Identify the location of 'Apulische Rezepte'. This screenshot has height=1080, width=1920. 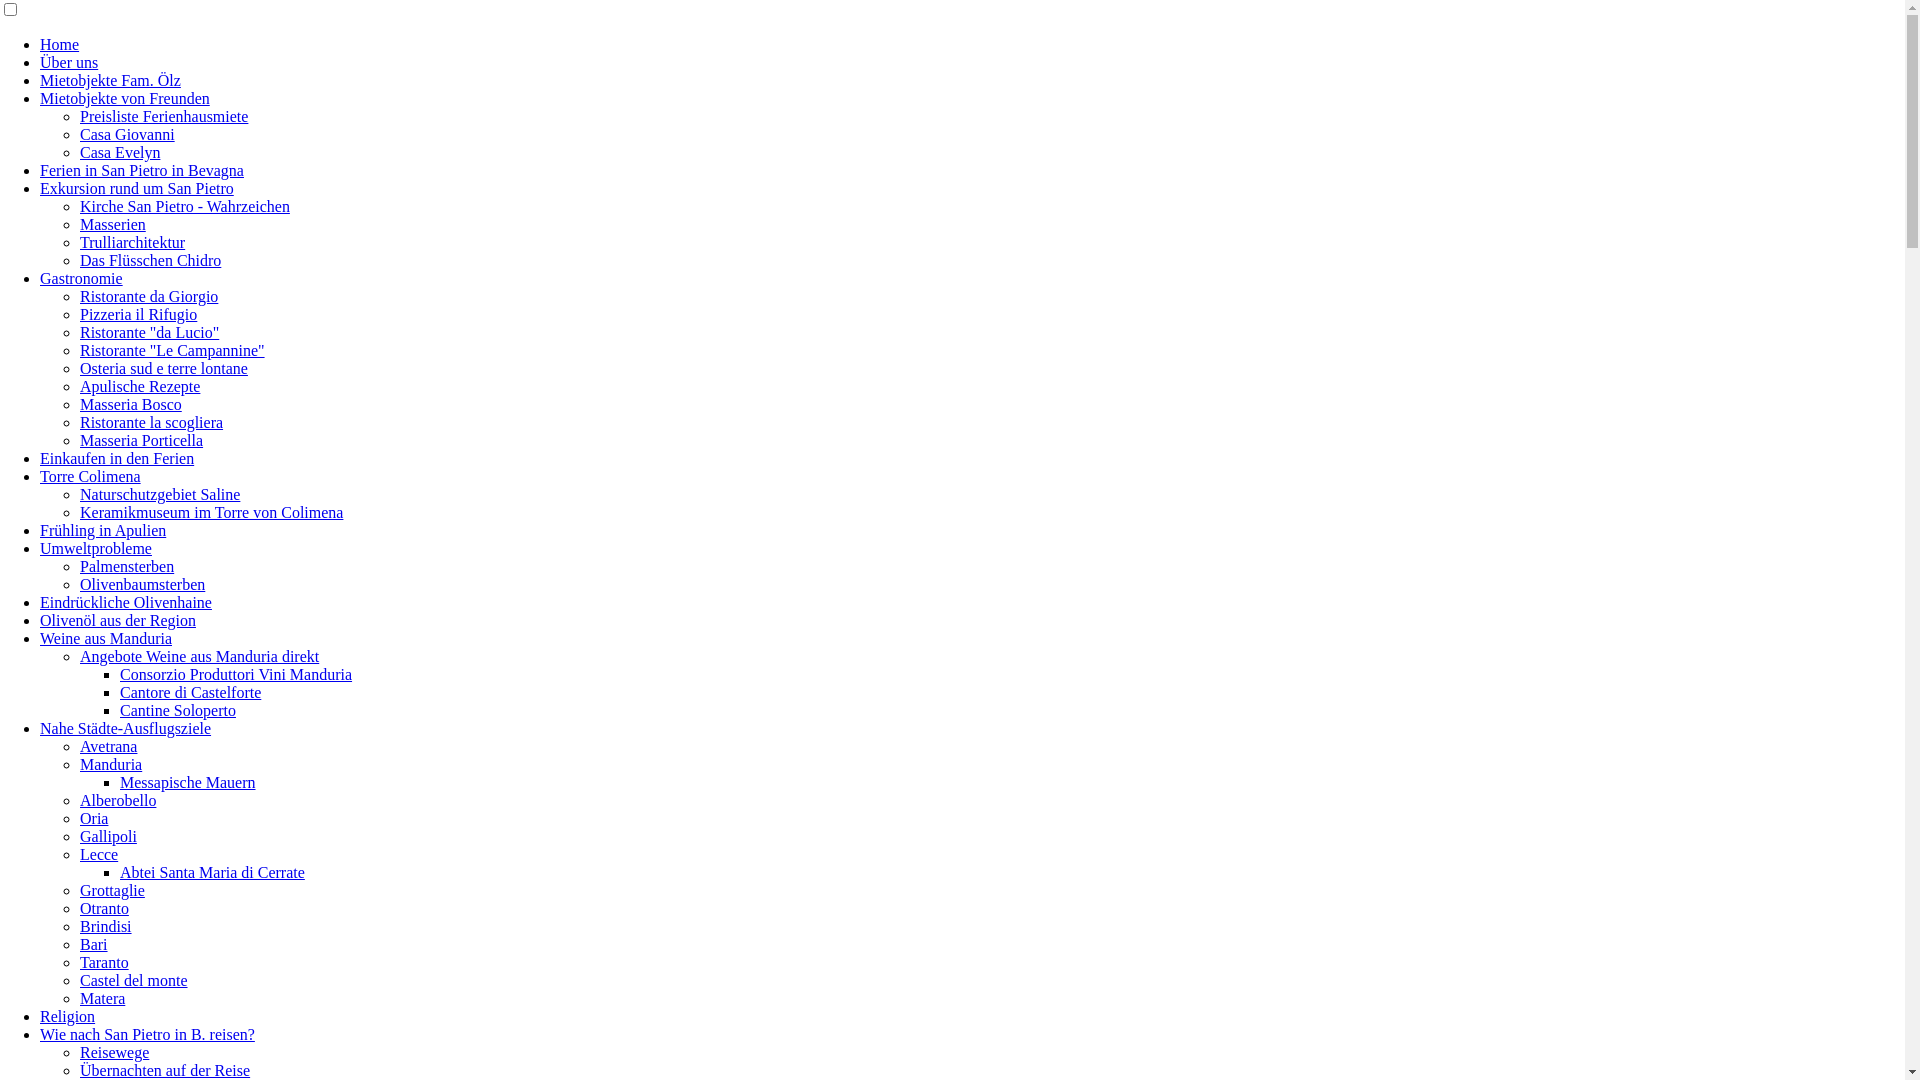
(138, 386).